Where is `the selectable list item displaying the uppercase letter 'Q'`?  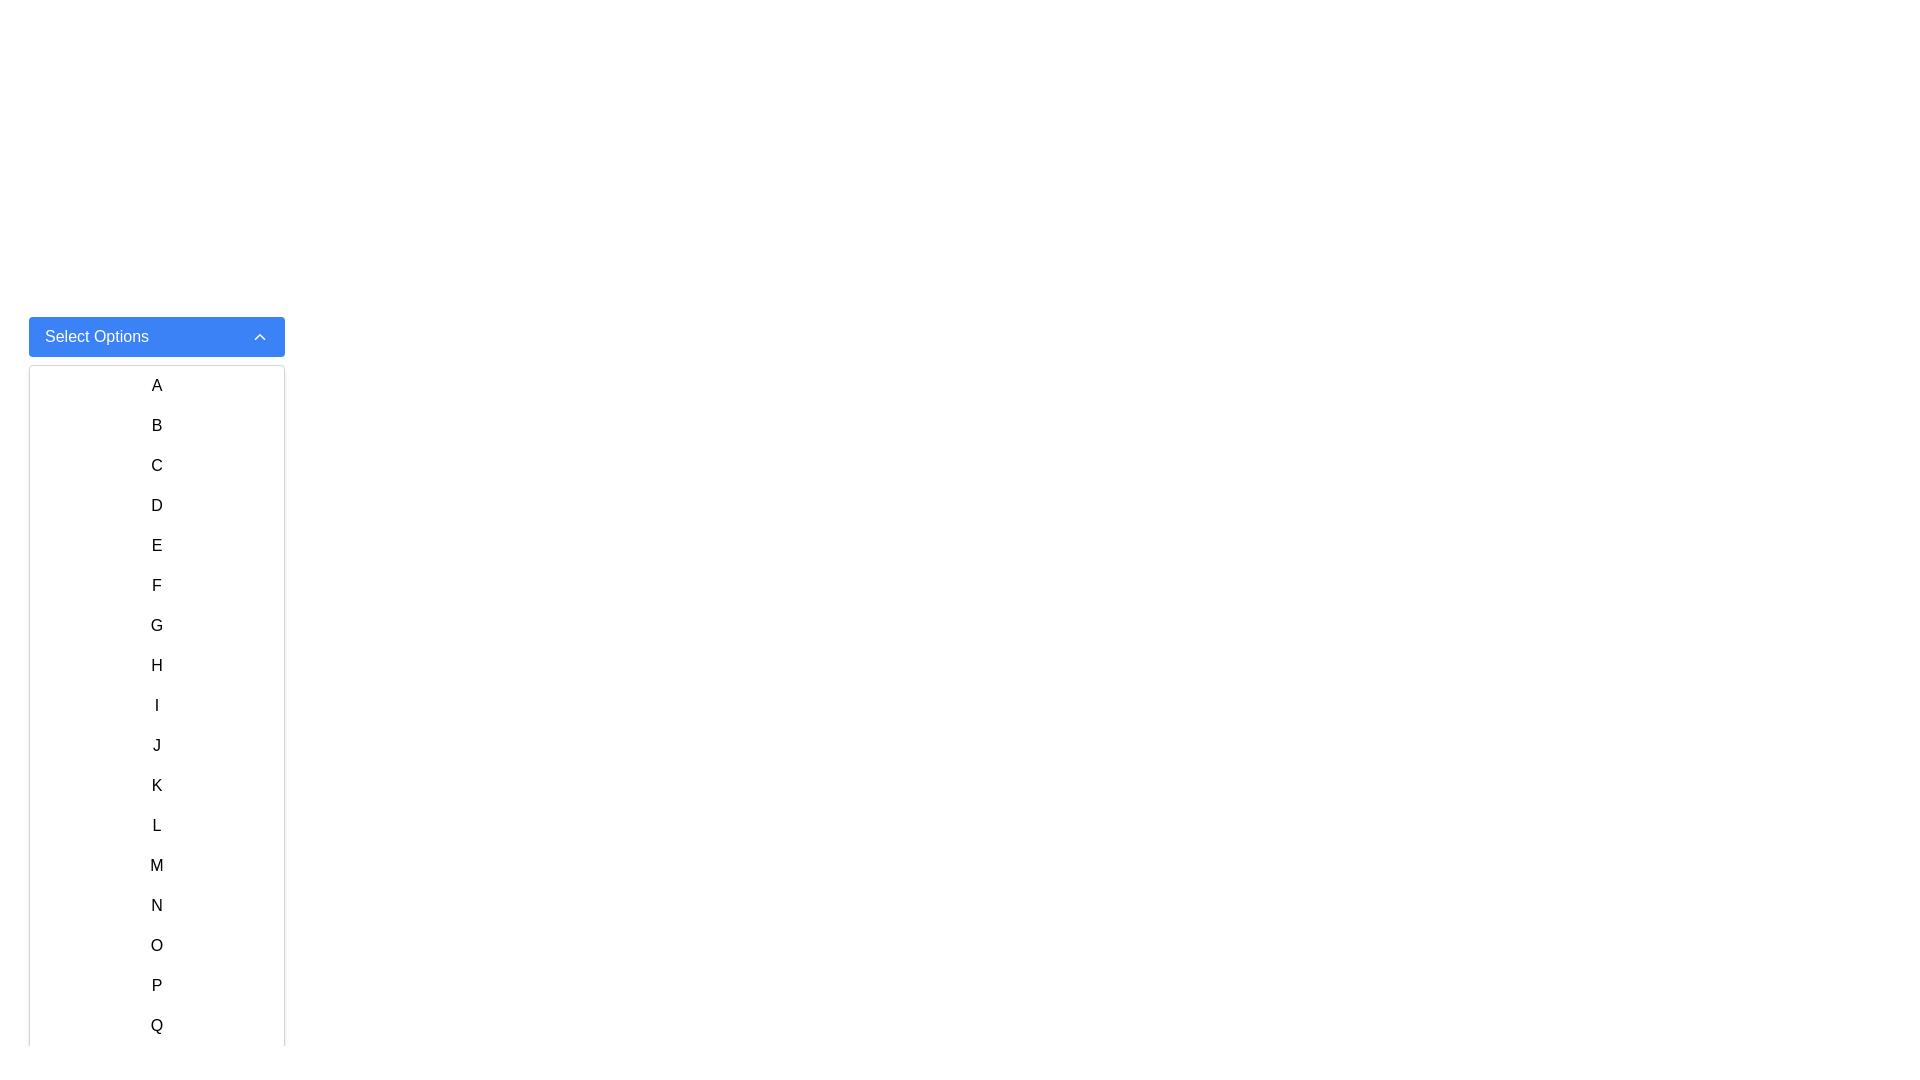 the selectable list item displaying the uppercase letter 'Q' is located at coordinates (156, 1026).